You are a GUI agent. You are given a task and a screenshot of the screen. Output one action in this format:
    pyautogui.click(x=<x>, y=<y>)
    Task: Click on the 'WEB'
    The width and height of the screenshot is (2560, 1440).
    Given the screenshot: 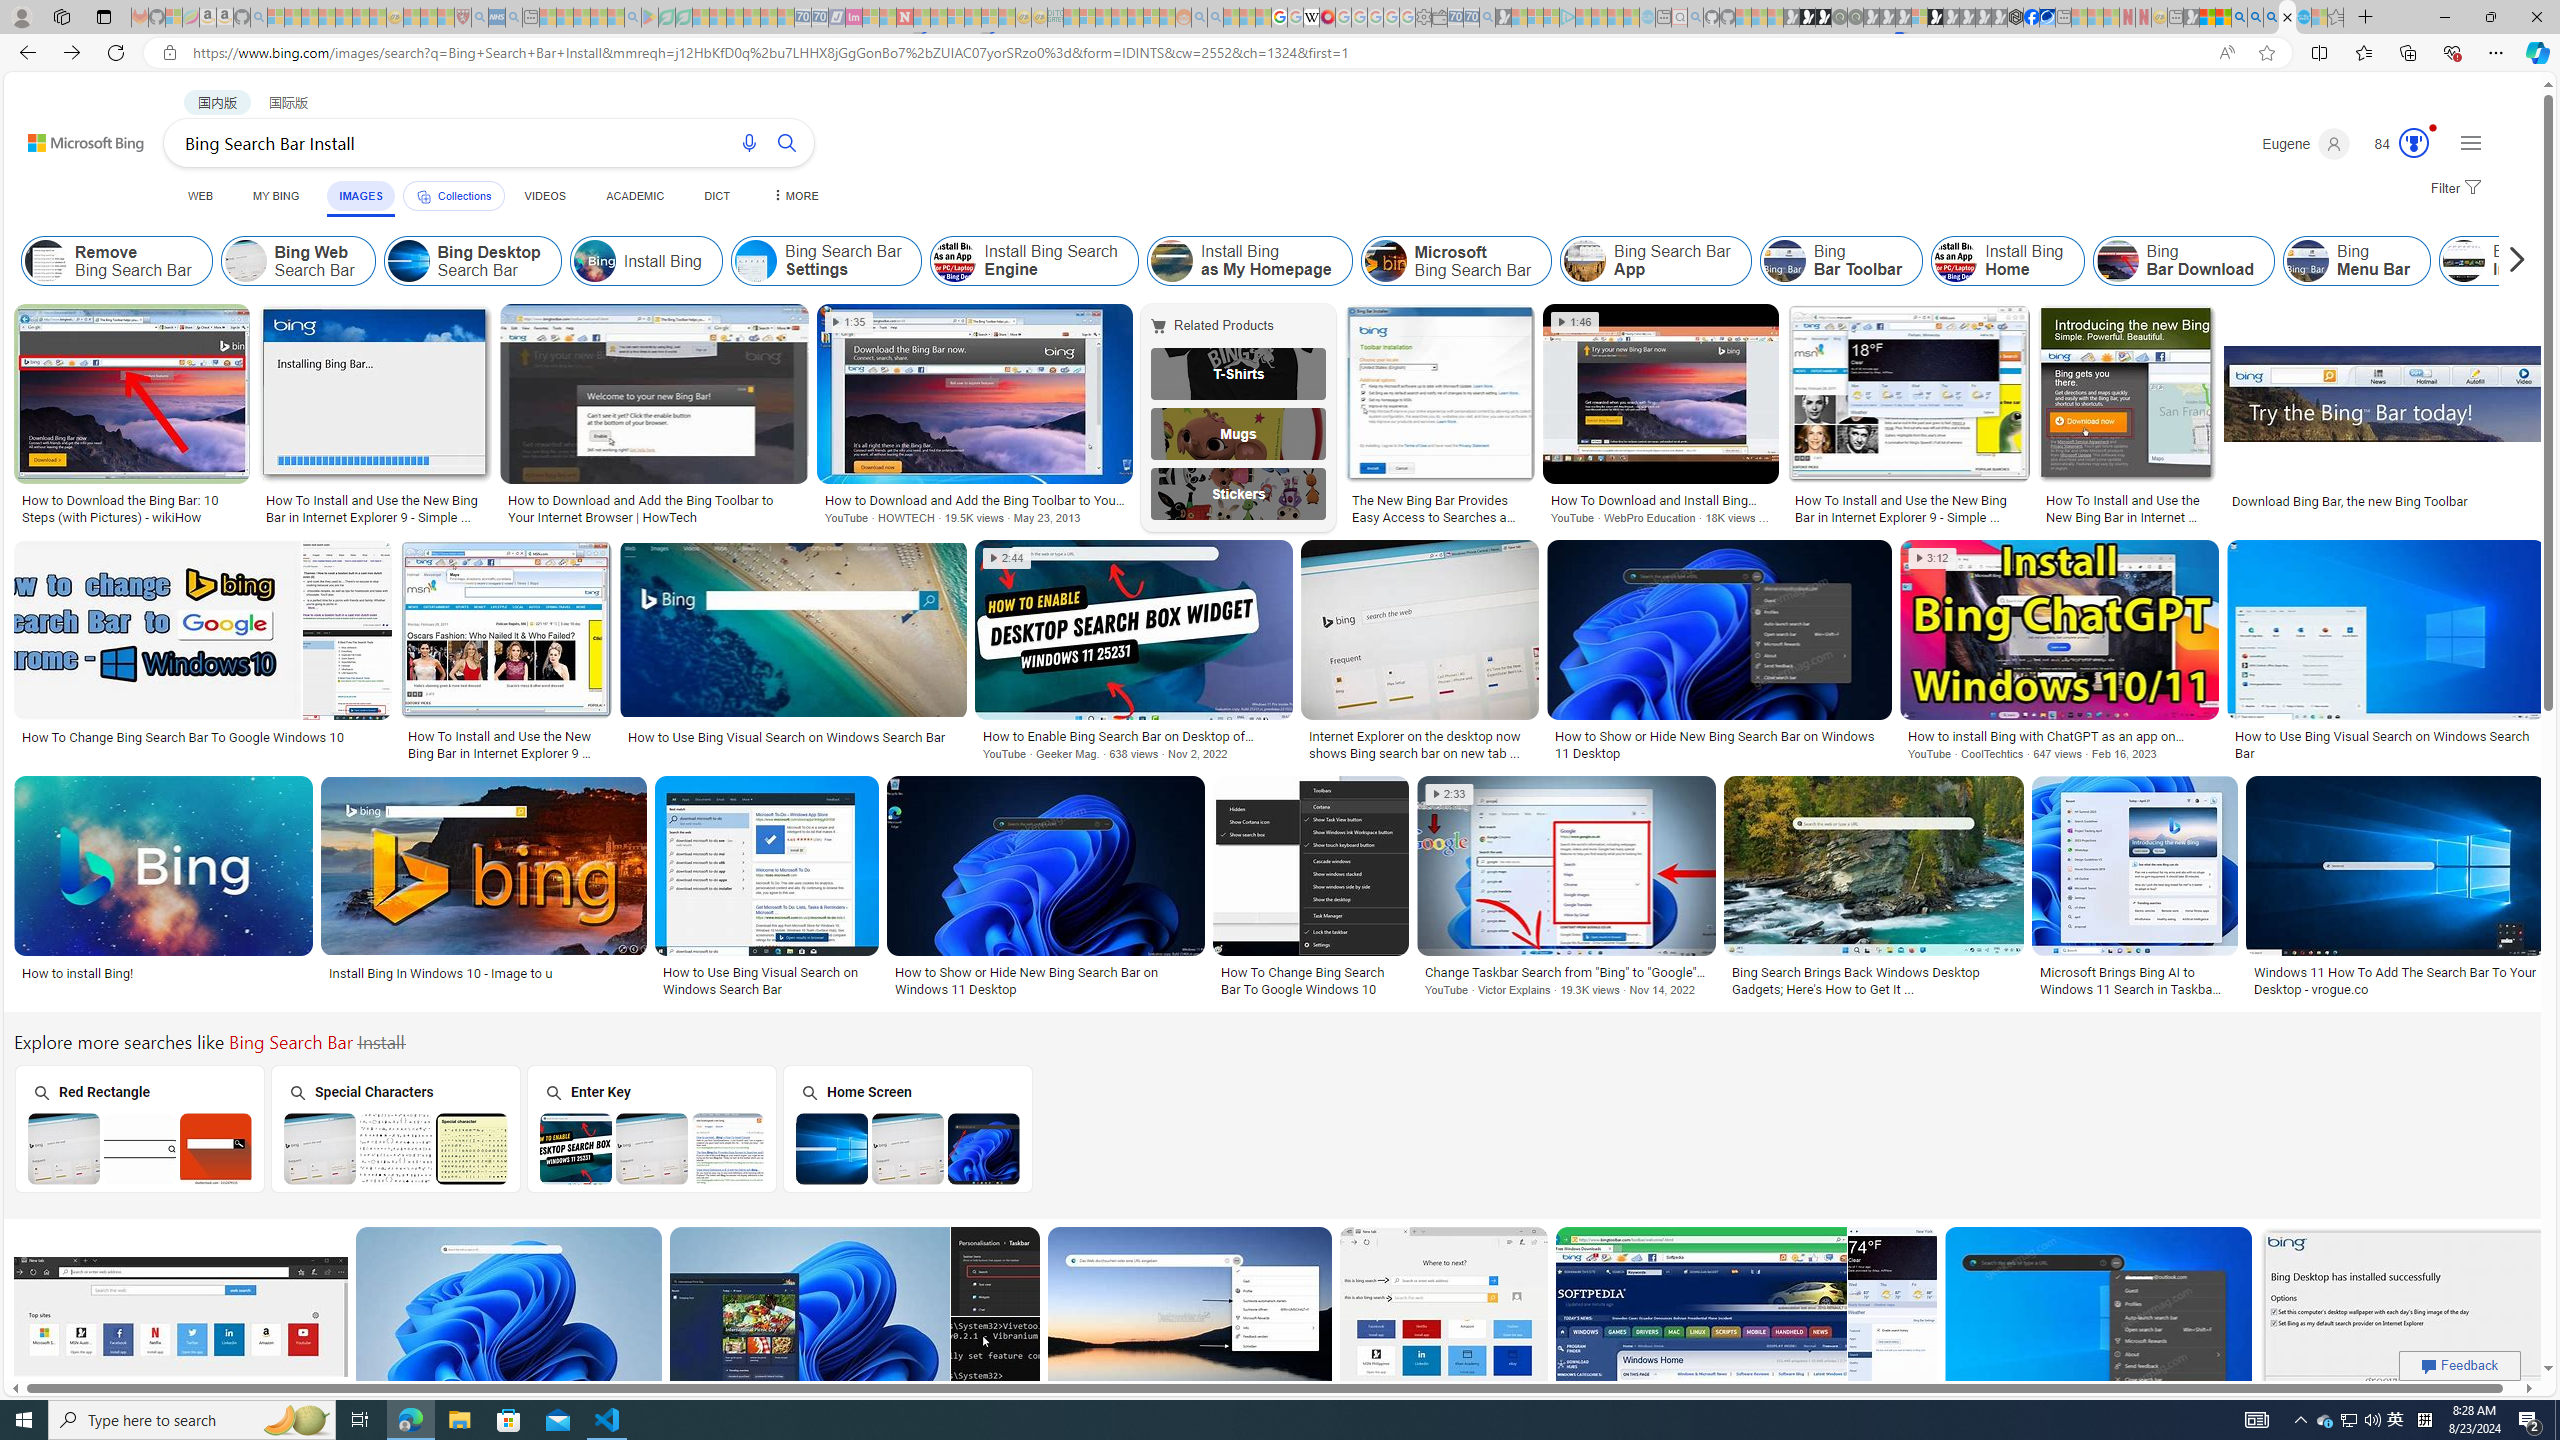 What is the action you would take?
    pyautogui.click(x=199, y=195)
    